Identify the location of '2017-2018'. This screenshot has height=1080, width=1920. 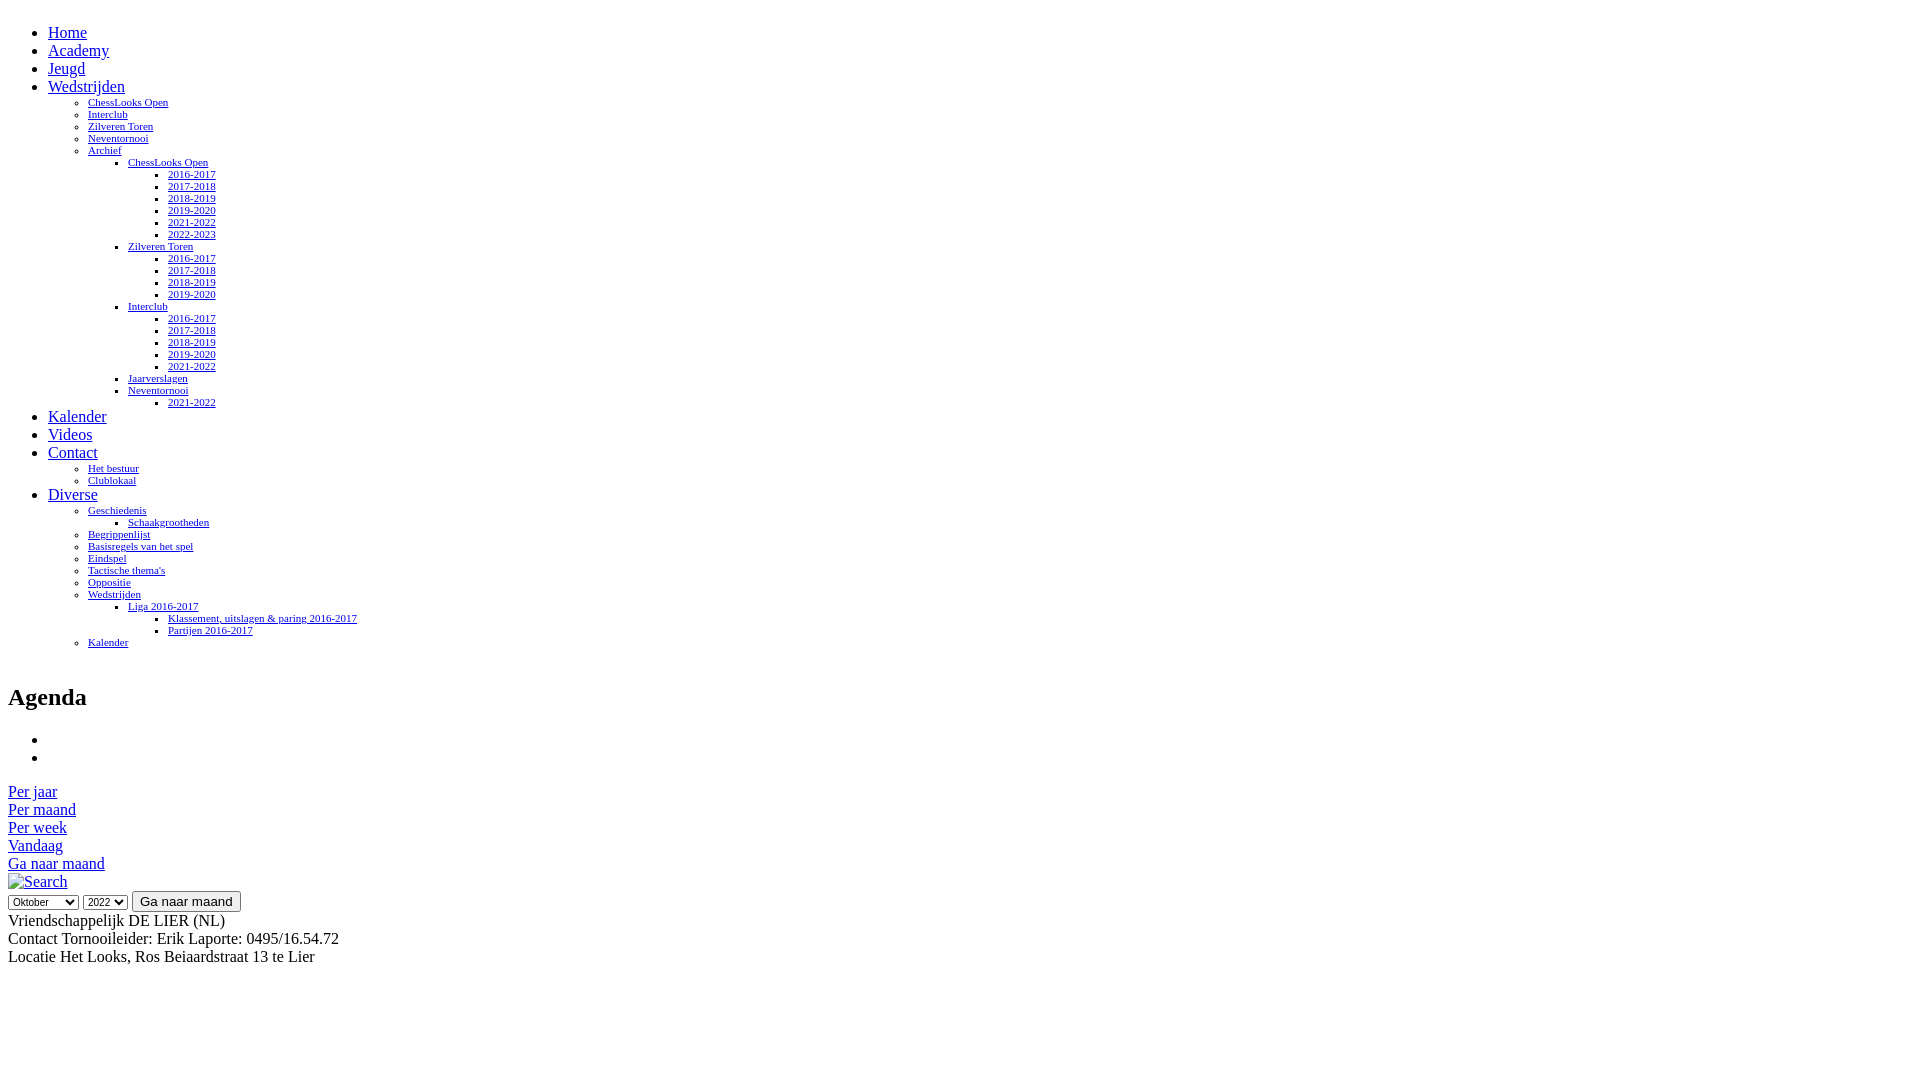
(168, 185).